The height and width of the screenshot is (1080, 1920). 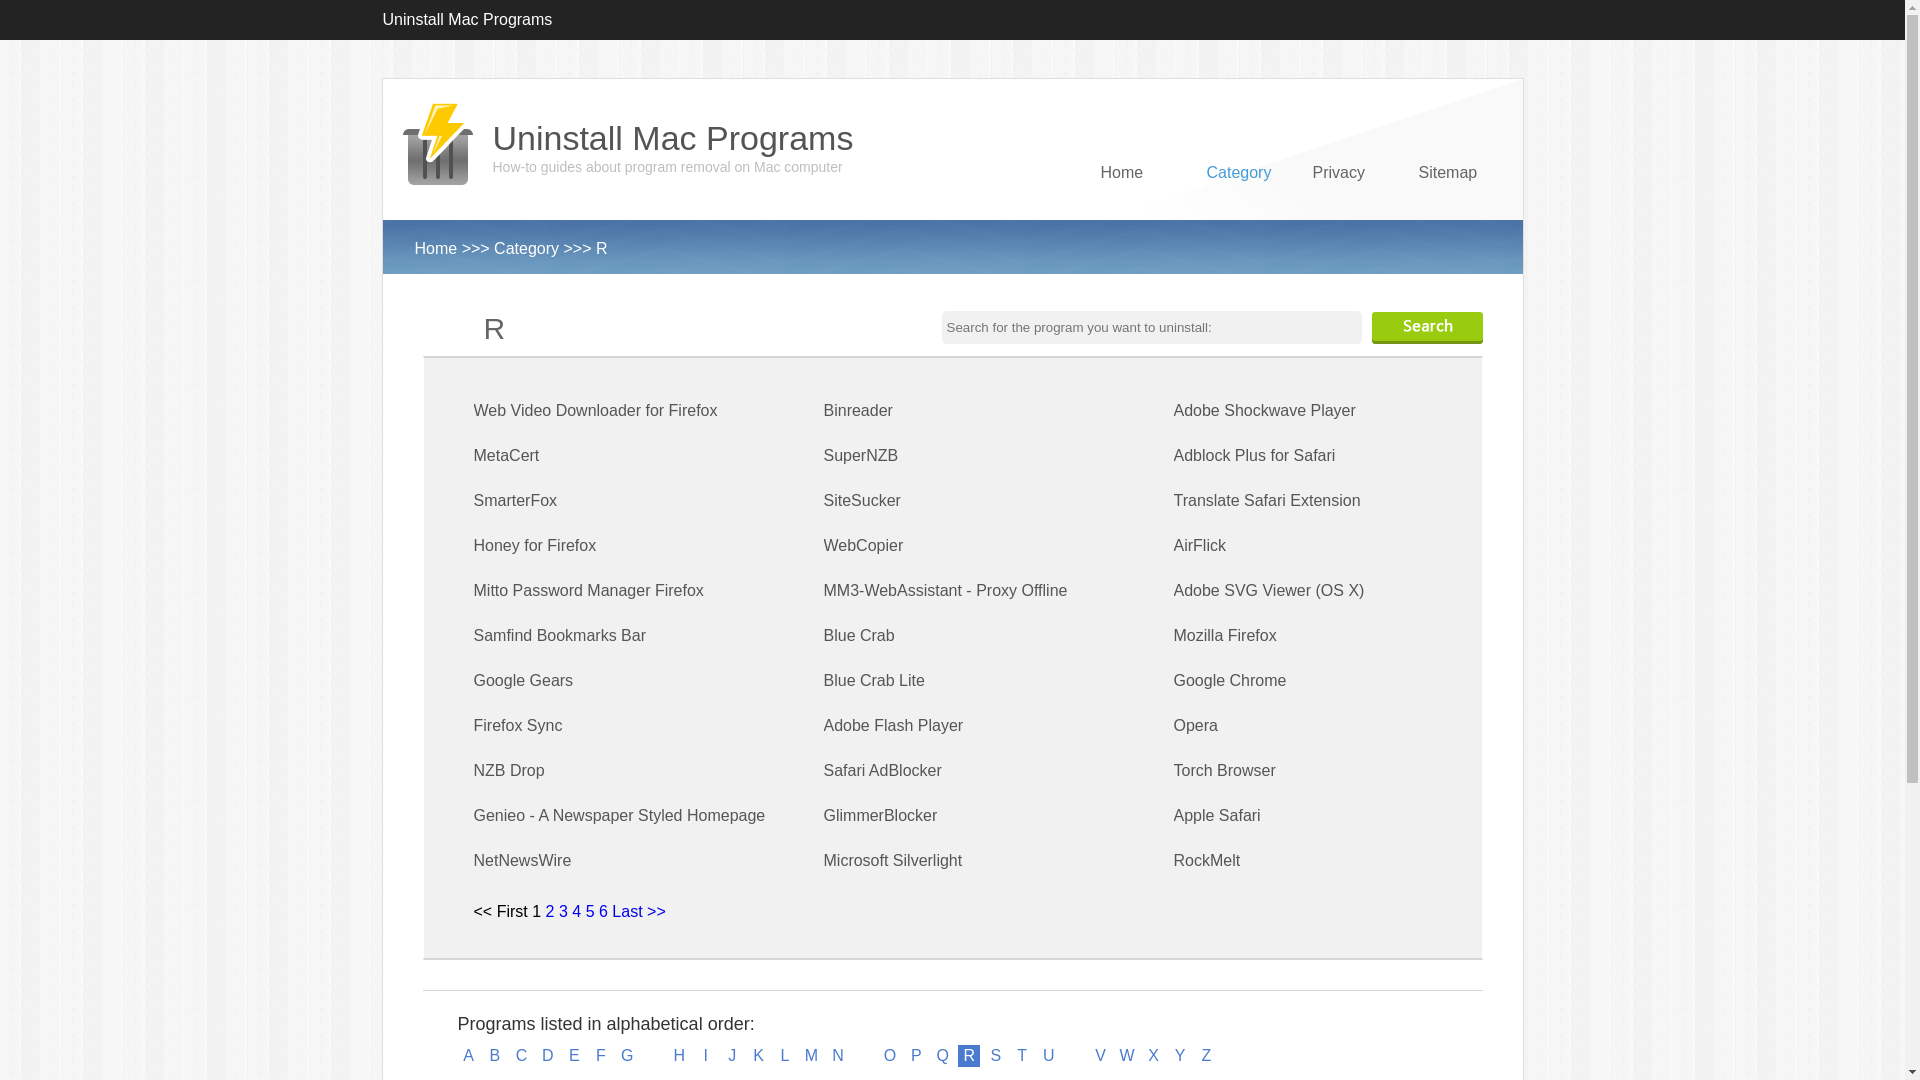 I want to click on 'Adobe Flash Player', so click(x=892, y=725).